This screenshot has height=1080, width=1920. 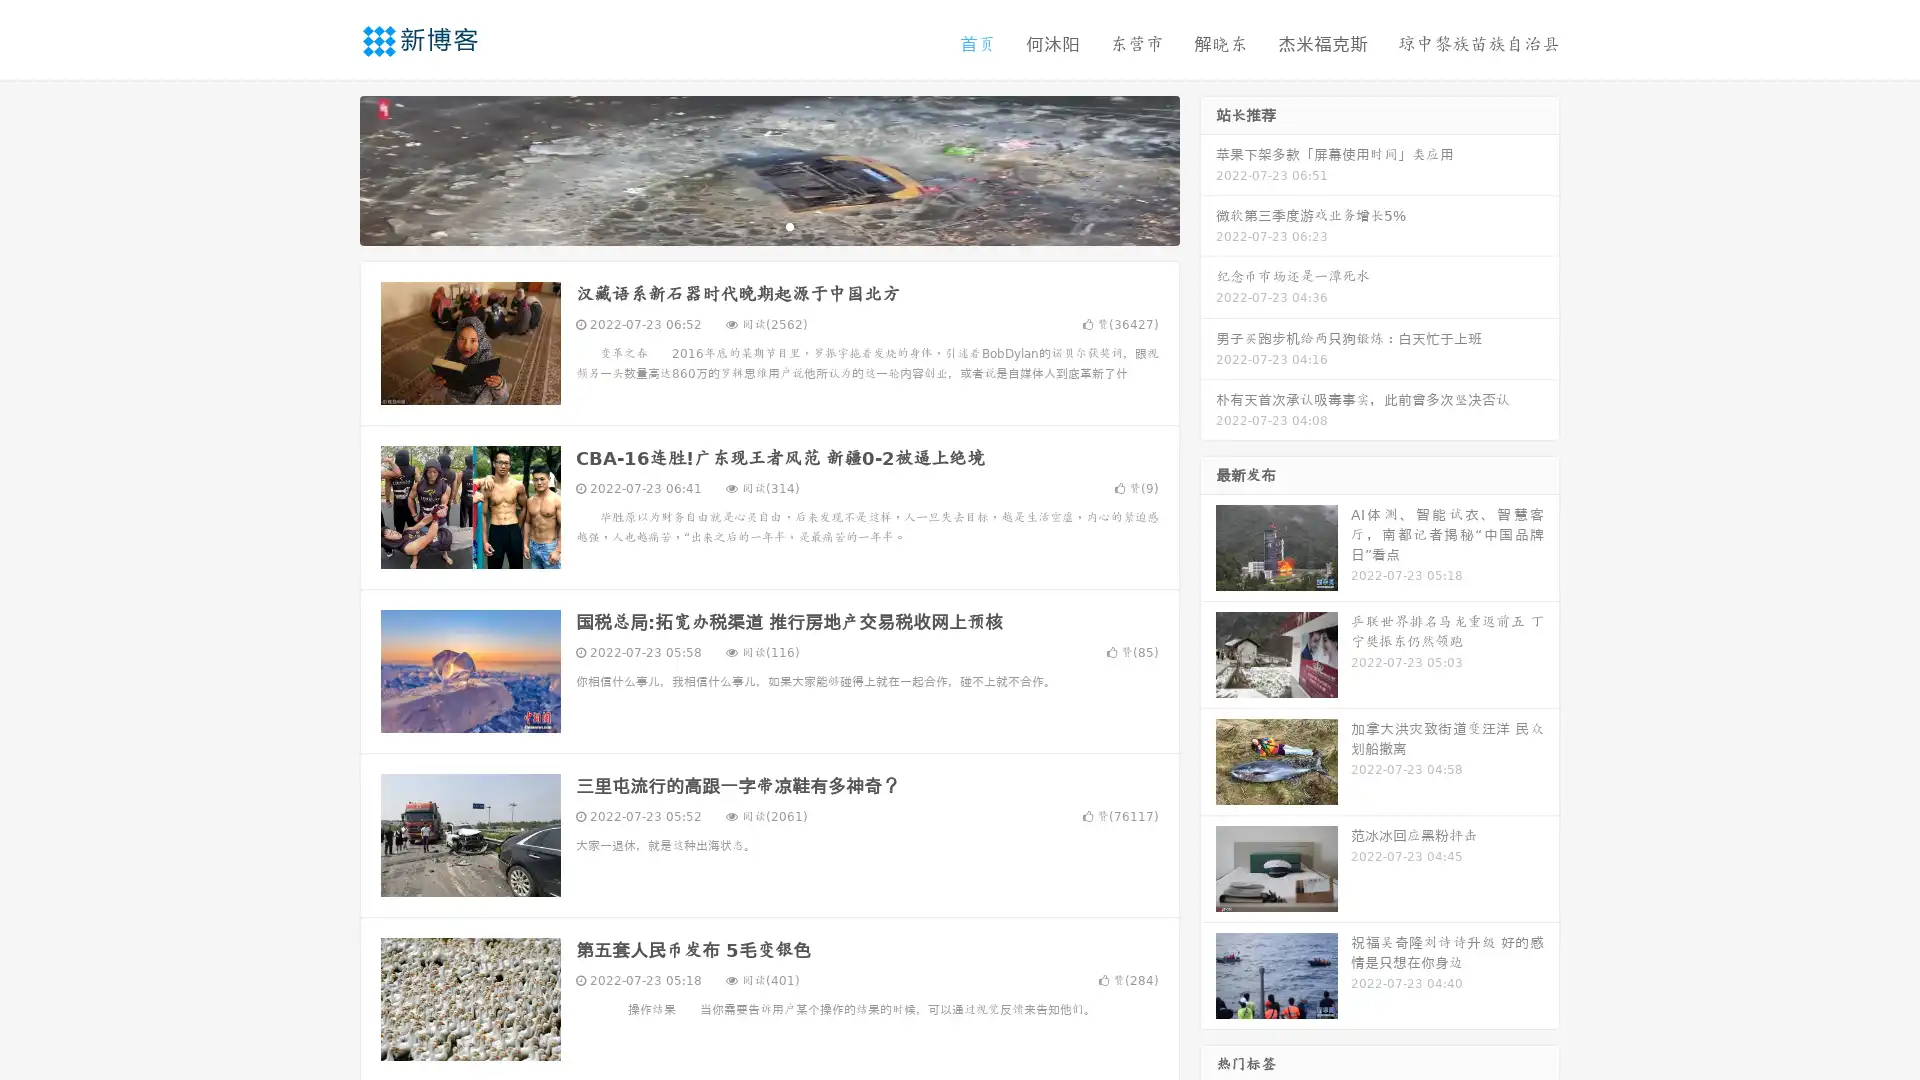 I want to click on Go to slide 3, so click(x=789, y=225).